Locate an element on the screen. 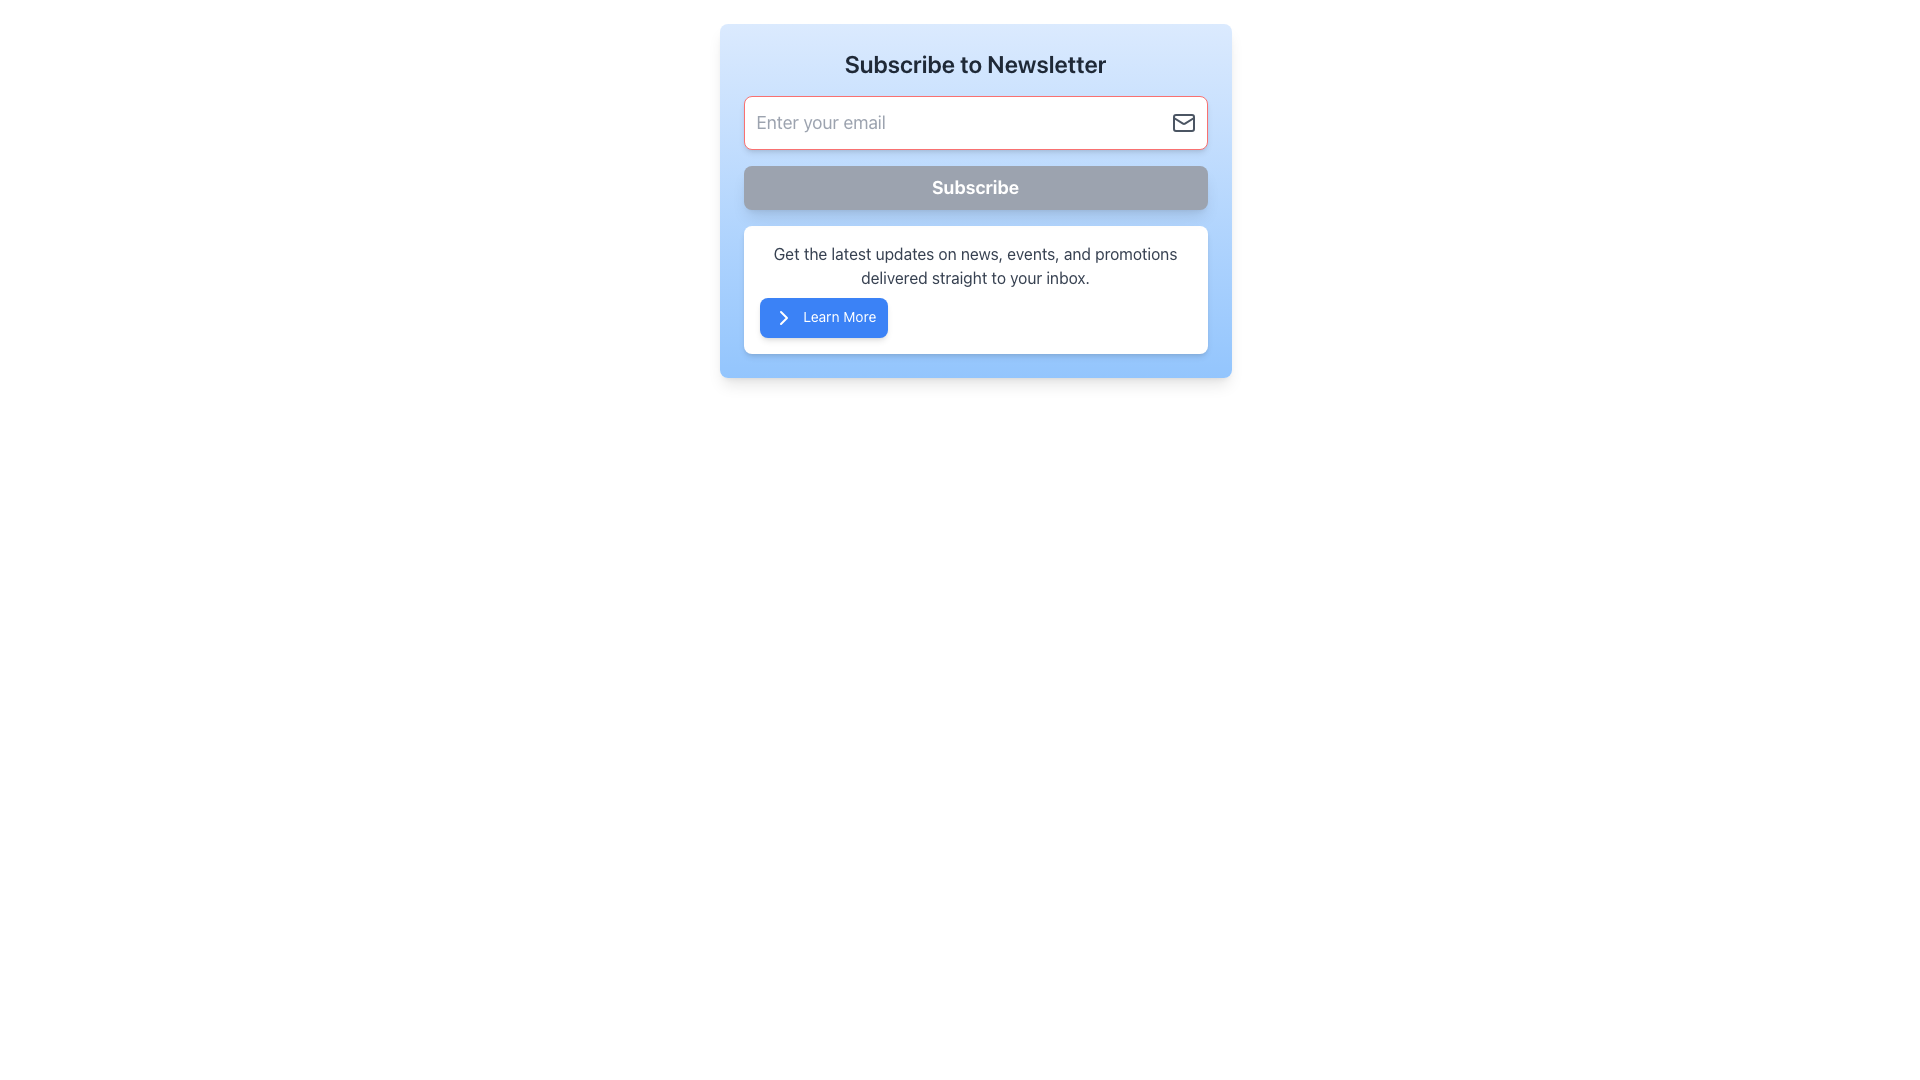 Image resolution: width=1920 pixels, height=1080 pixels. the right-pointing chevron-shaped arrow SVG graphic element indicating navigation or progression, located in the upper-right quadrant near the 'Learn More' button is located at coordinates (782, 316).